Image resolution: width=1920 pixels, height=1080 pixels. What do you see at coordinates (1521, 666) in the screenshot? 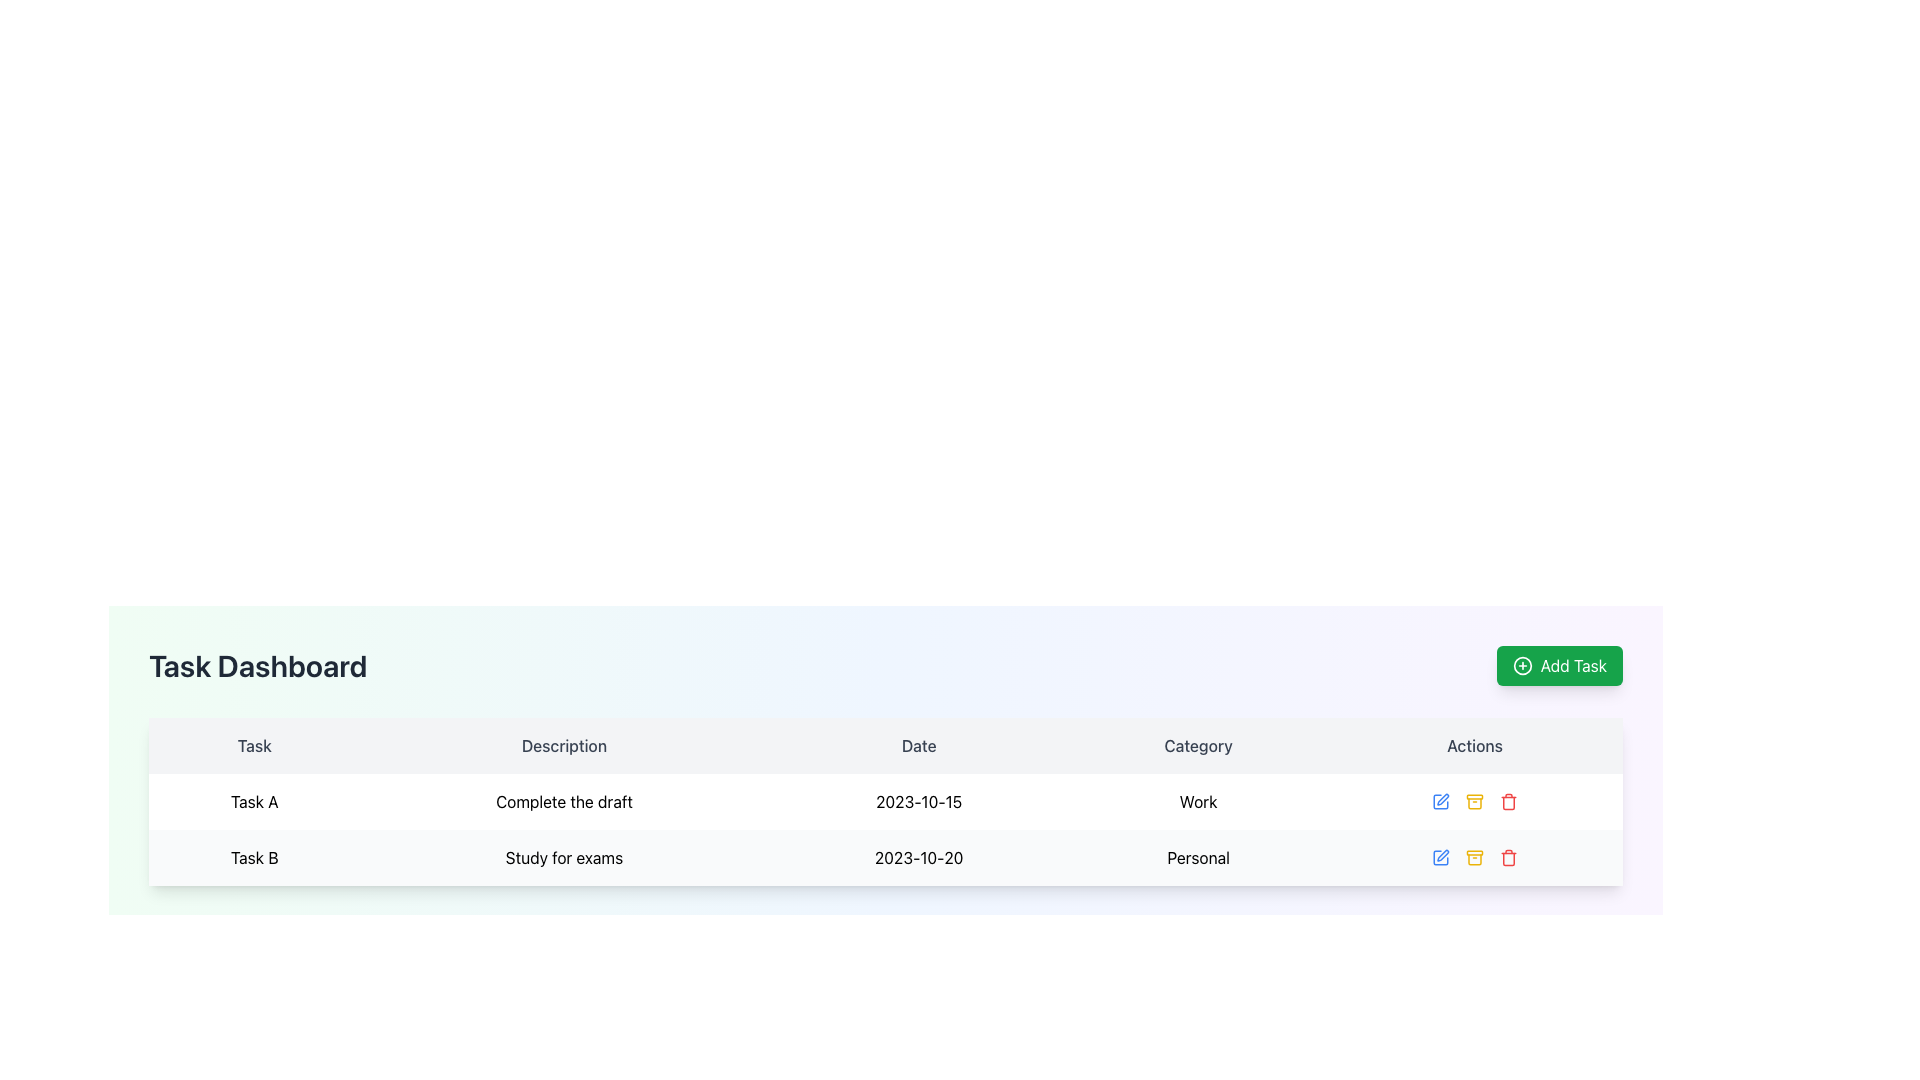
I see `the circle element of the '+' icon, which signifies the addition action for adding a new task in the upper right corner of the task dashboard interface` at bounding box center [1521, 666].